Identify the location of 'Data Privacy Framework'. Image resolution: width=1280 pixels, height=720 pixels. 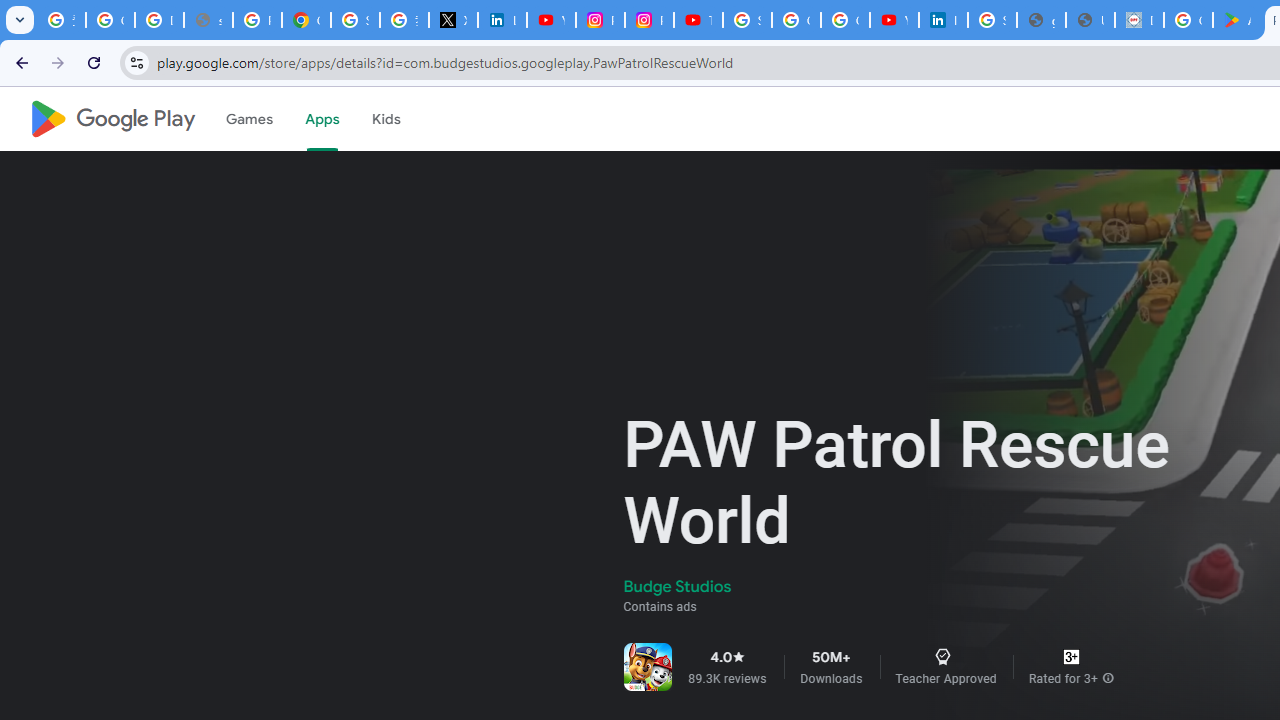
(1139, 20).